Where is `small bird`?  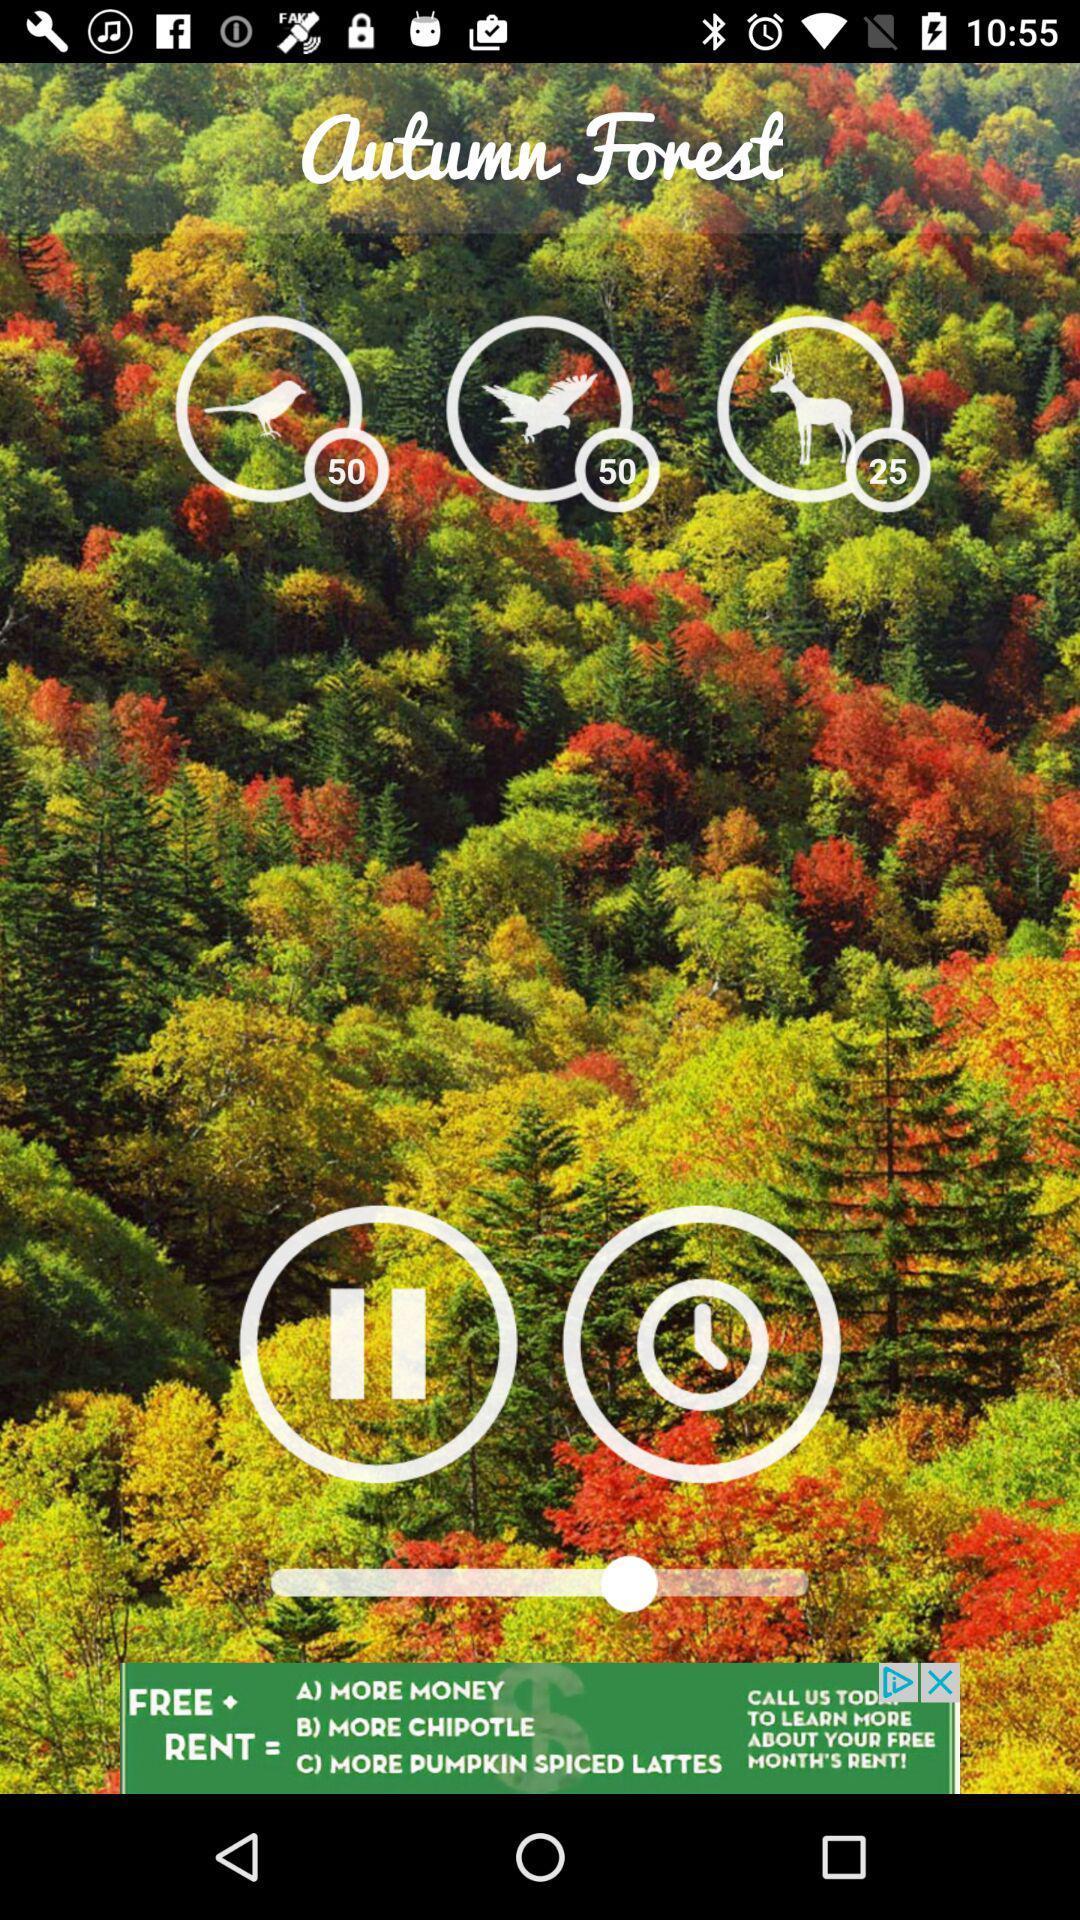
small bird is located at coordinates (267, 407).